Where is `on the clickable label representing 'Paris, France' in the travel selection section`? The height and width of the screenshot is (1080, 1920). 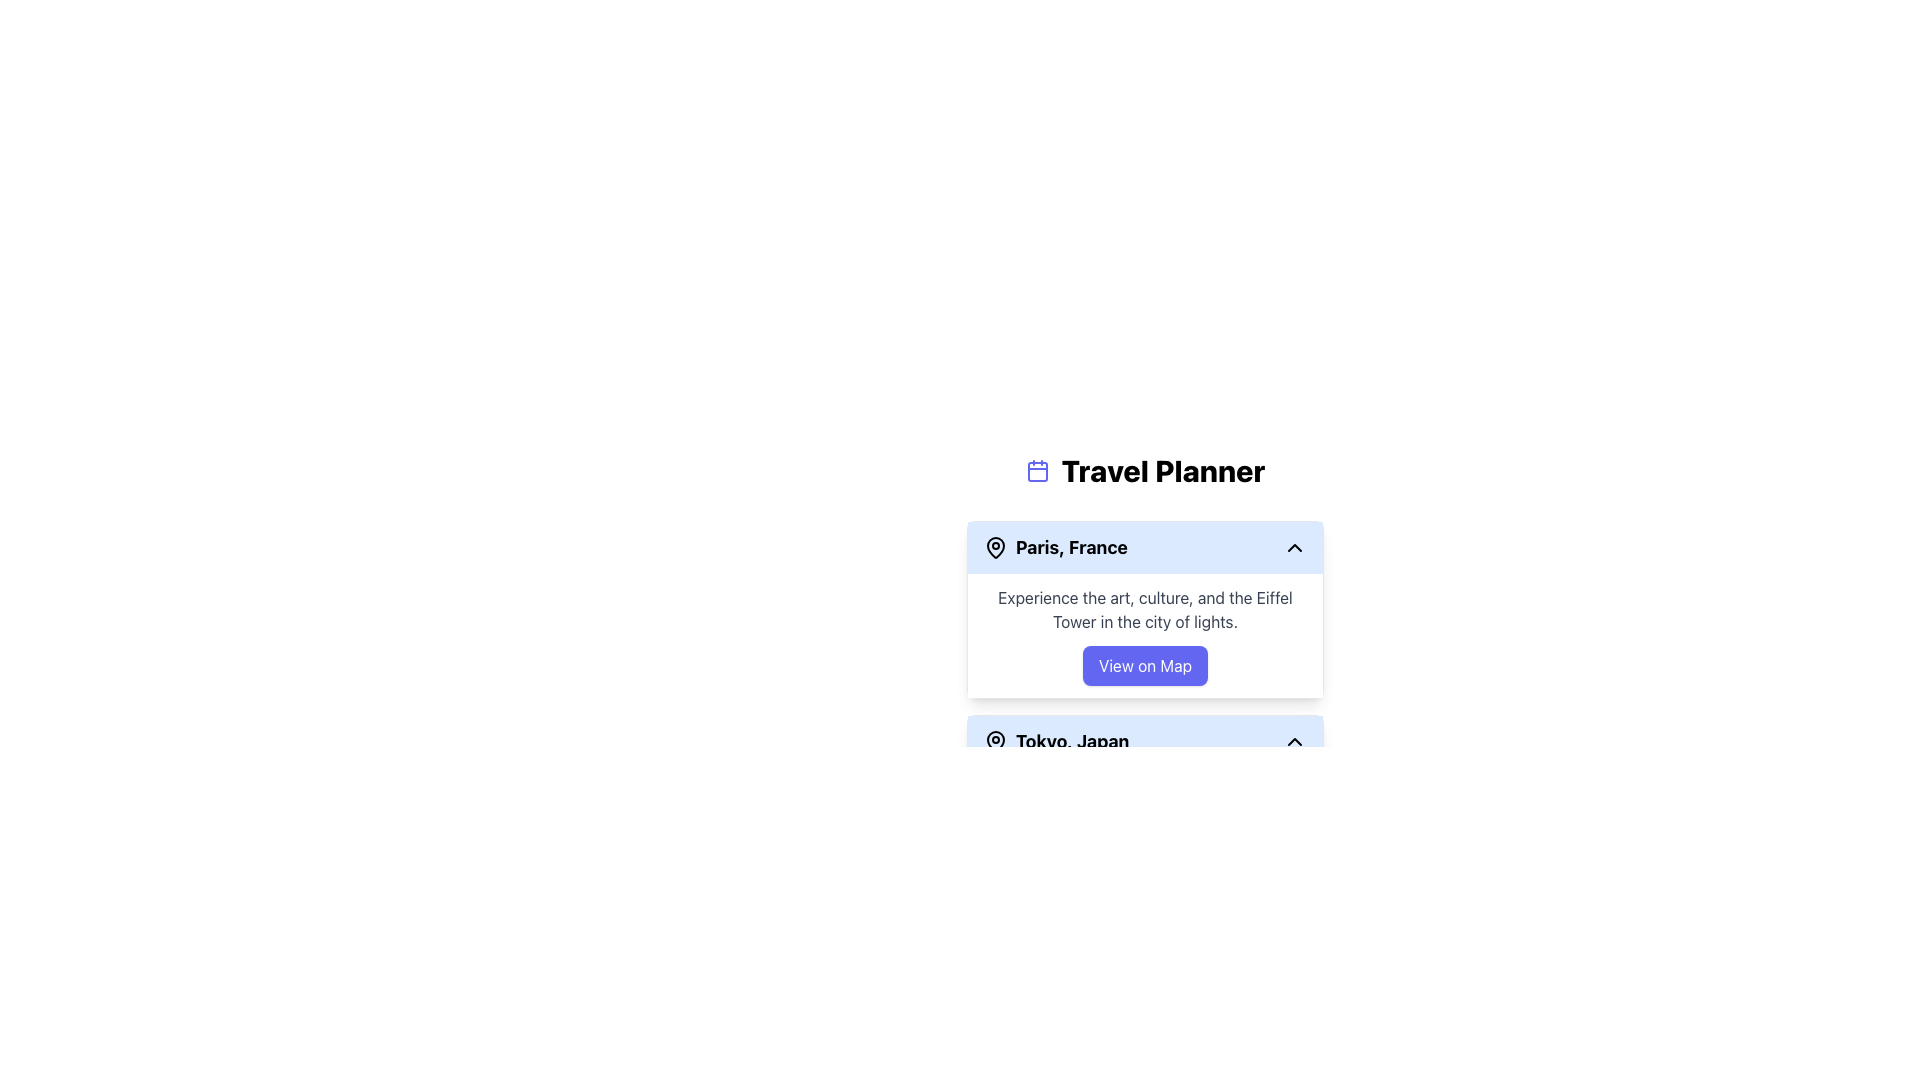 on the clickable label representing 'Paris, France' in the travel selection section is located at coordinates (1054, 547).